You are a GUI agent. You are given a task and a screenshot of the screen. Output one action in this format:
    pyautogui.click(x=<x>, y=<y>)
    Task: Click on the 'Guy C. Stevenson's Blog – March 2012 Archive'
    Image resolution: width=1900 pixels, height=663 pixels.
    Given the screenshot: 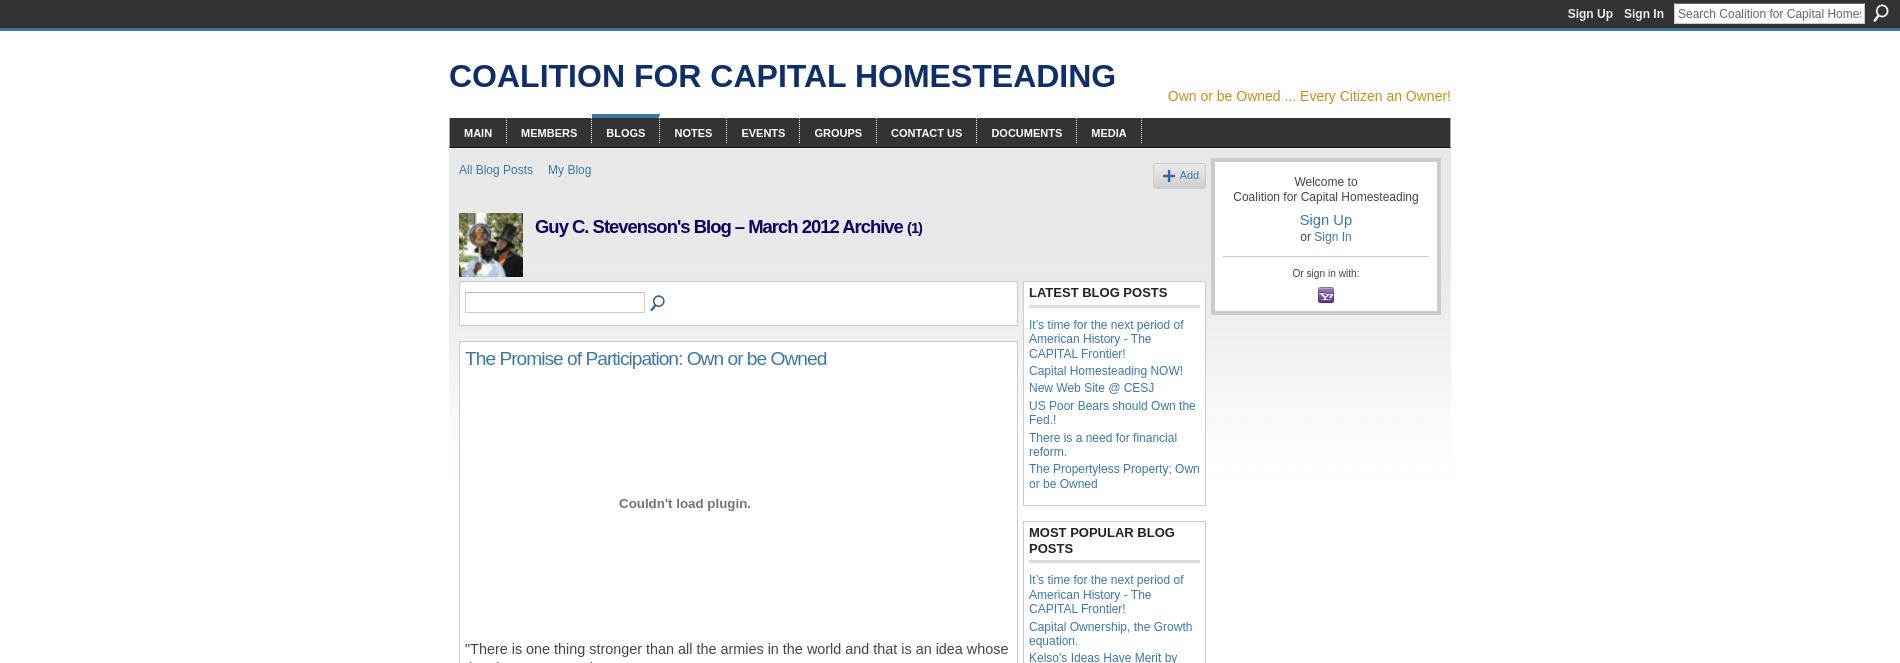 What is the action you would take?
    pyautogui.click(x=720, y=226)
    